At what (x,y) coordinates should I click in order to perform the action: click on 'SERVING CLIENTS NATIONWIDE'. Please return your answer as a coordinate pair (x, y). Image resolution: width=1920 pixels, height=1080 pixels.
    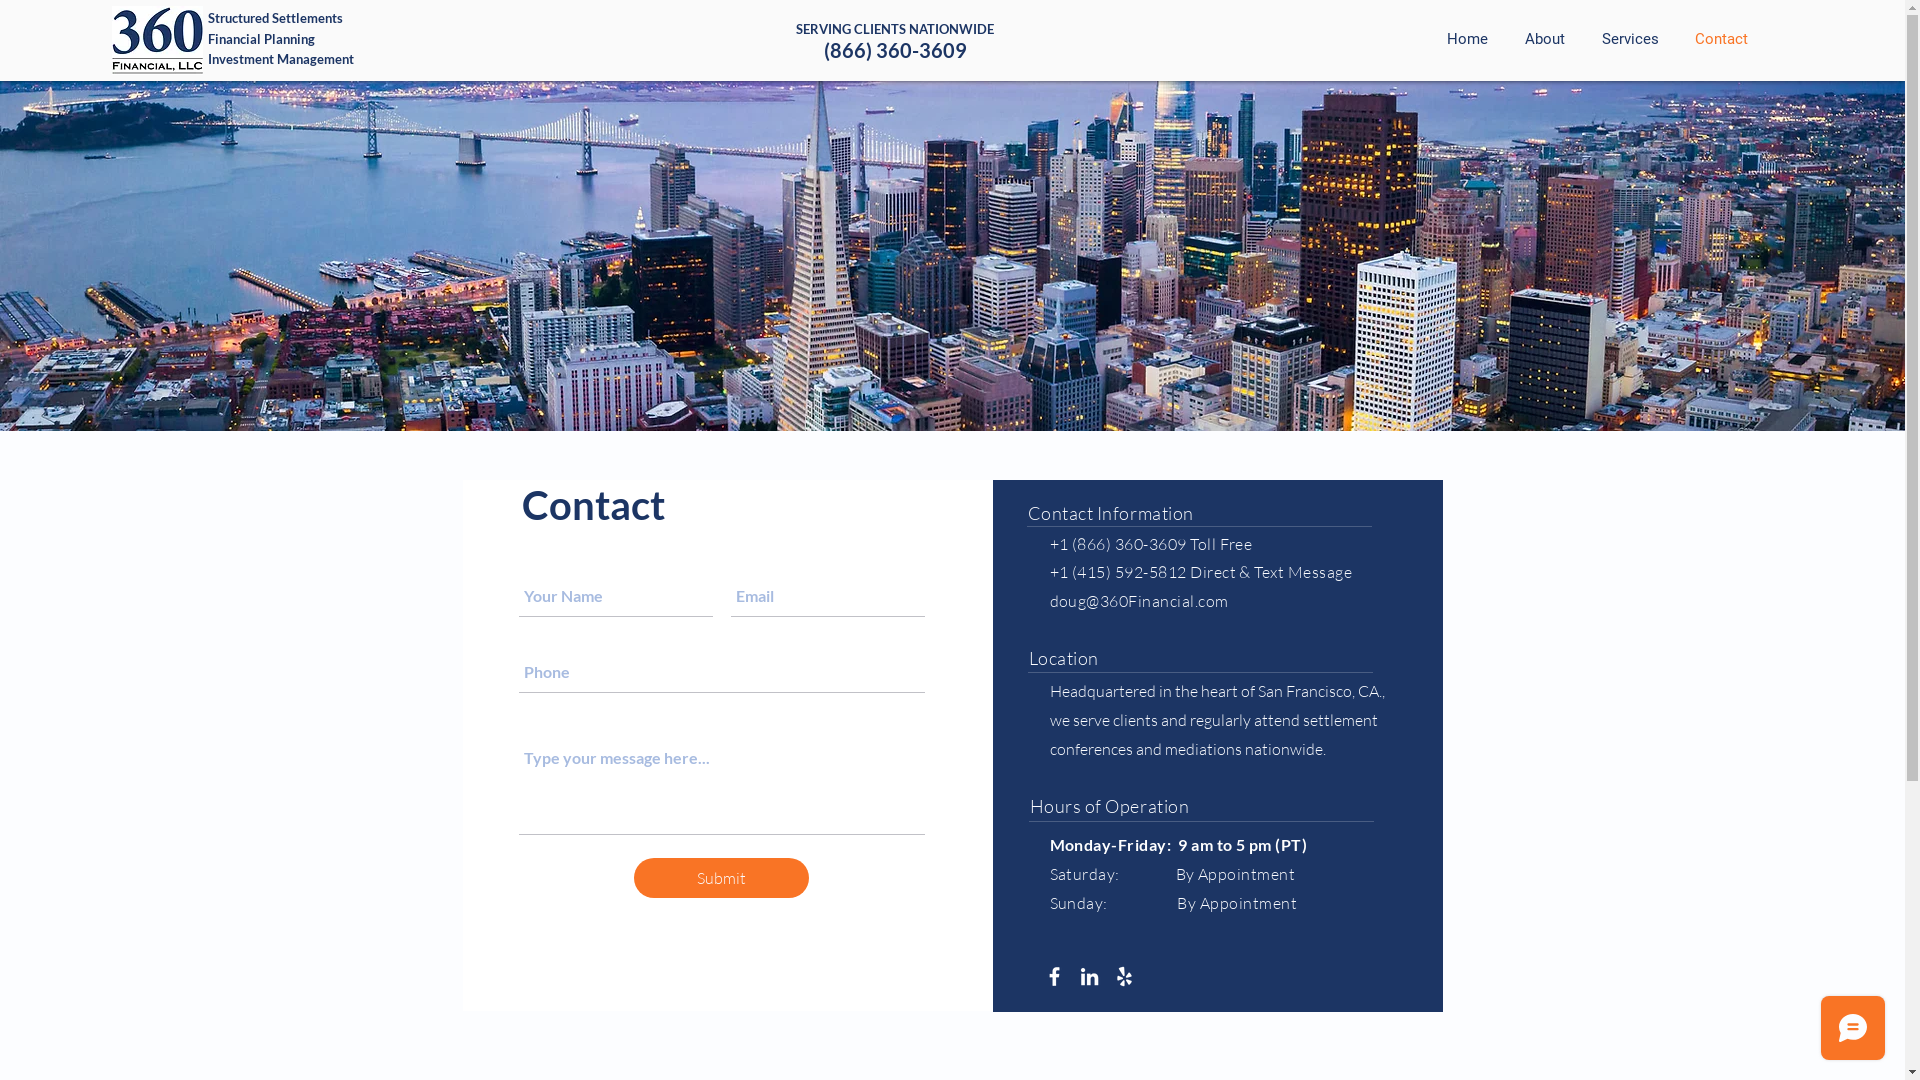
    Looking at the image, I should click on (893, 29).